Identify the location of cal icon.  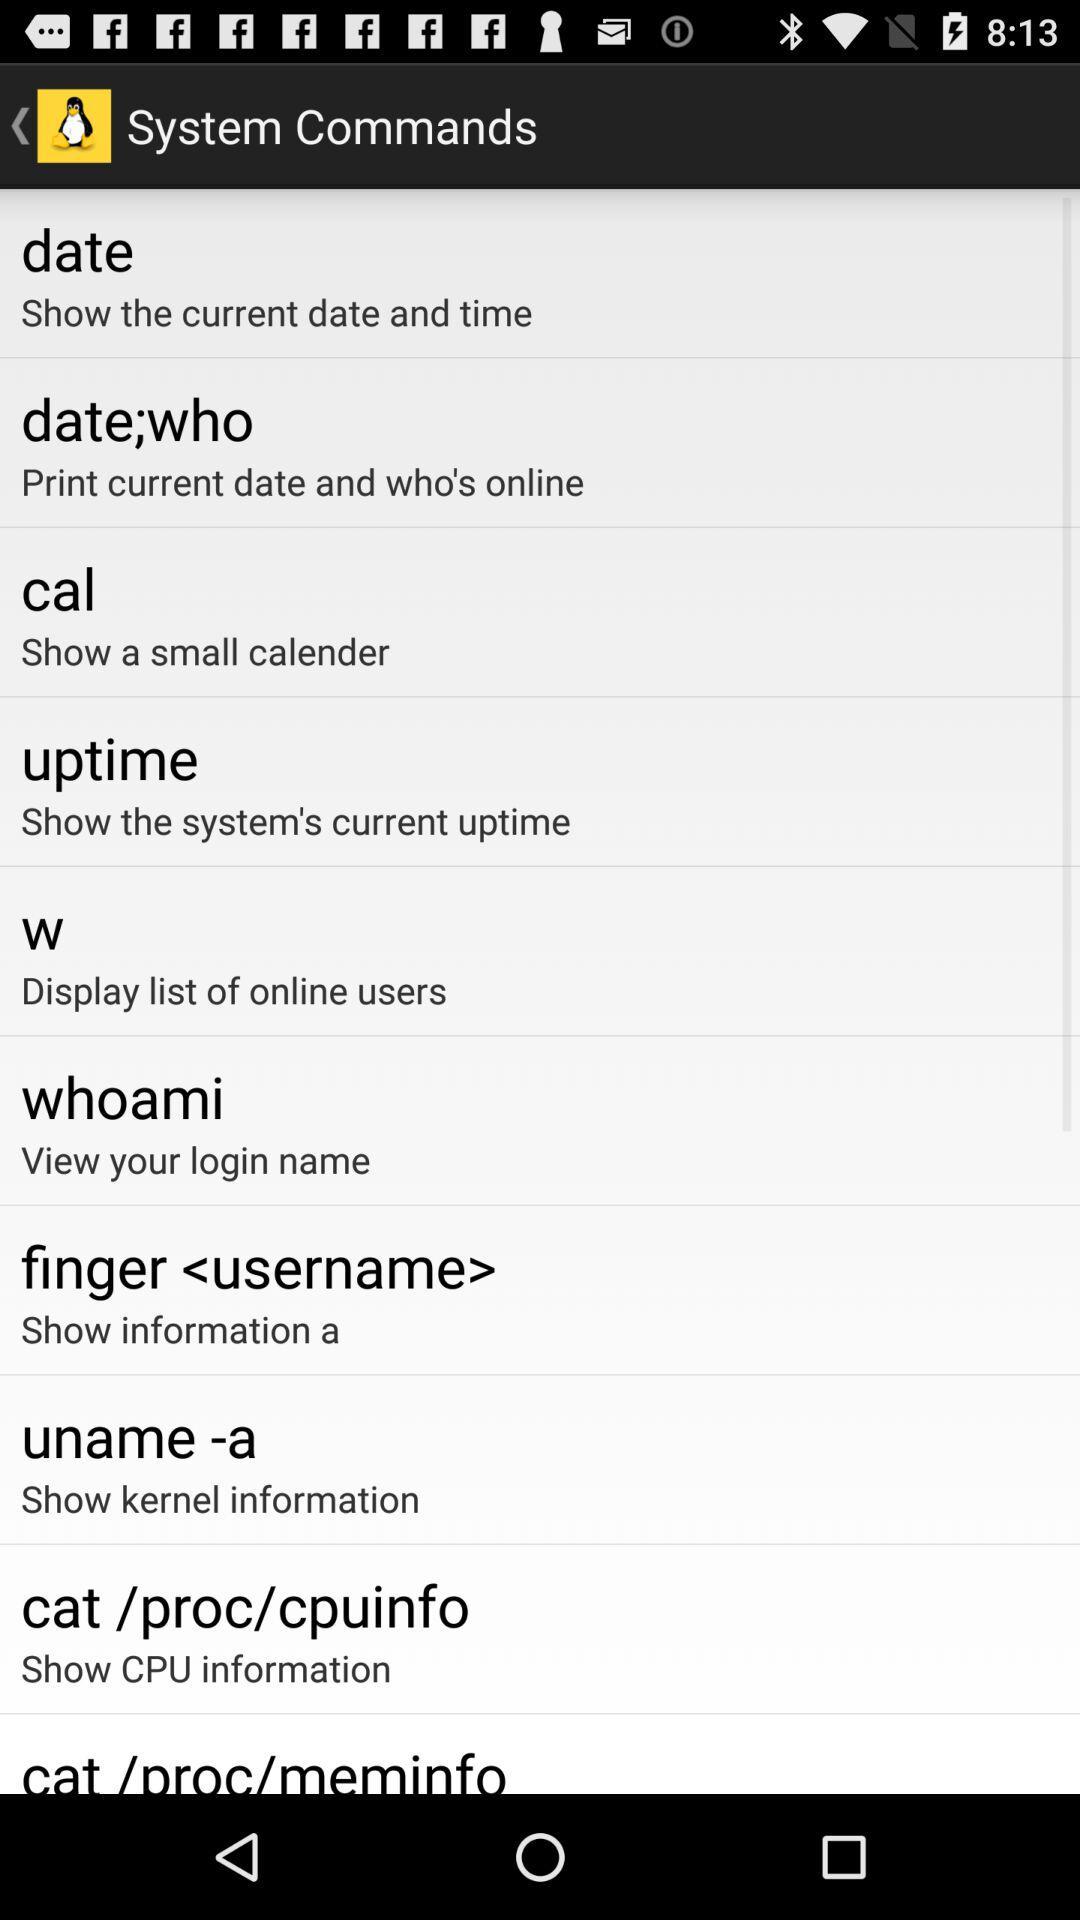
(540, 586).